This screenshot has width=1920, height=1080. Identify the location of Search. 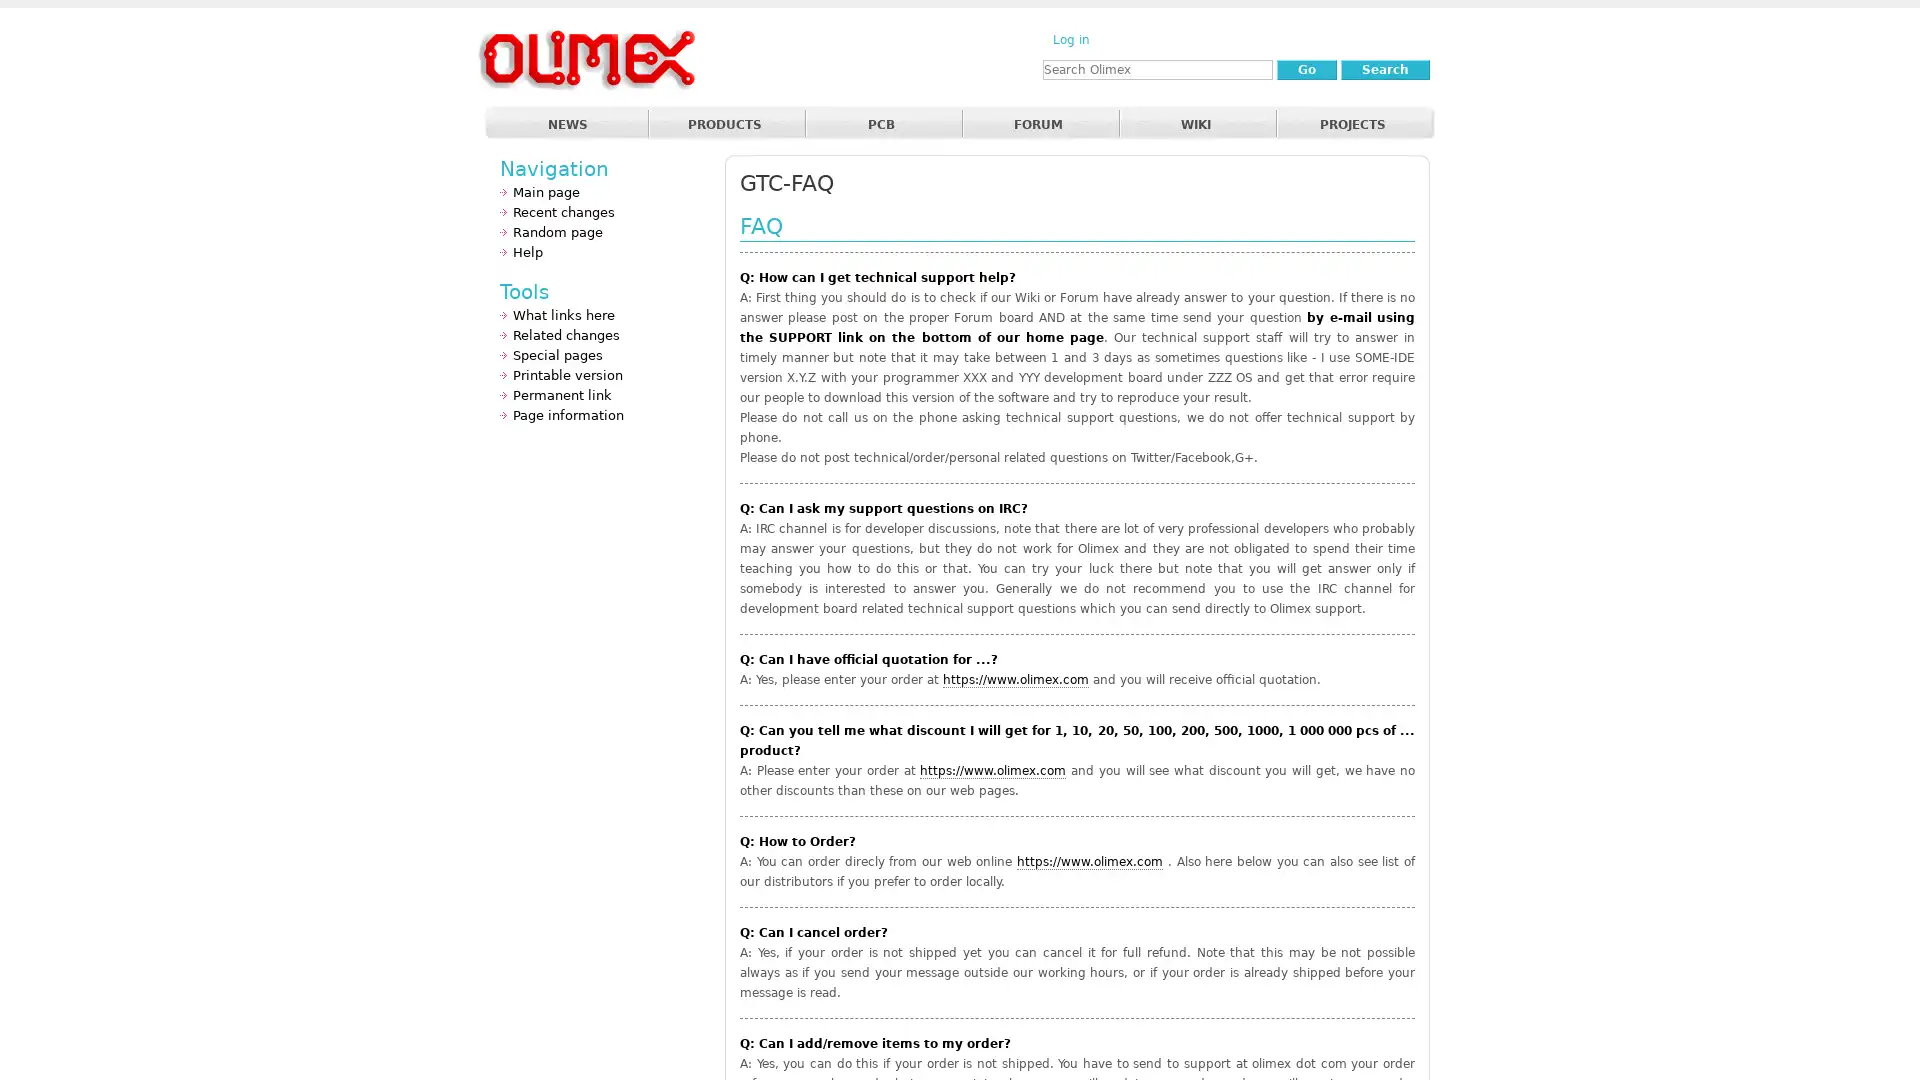
(1384, 68).